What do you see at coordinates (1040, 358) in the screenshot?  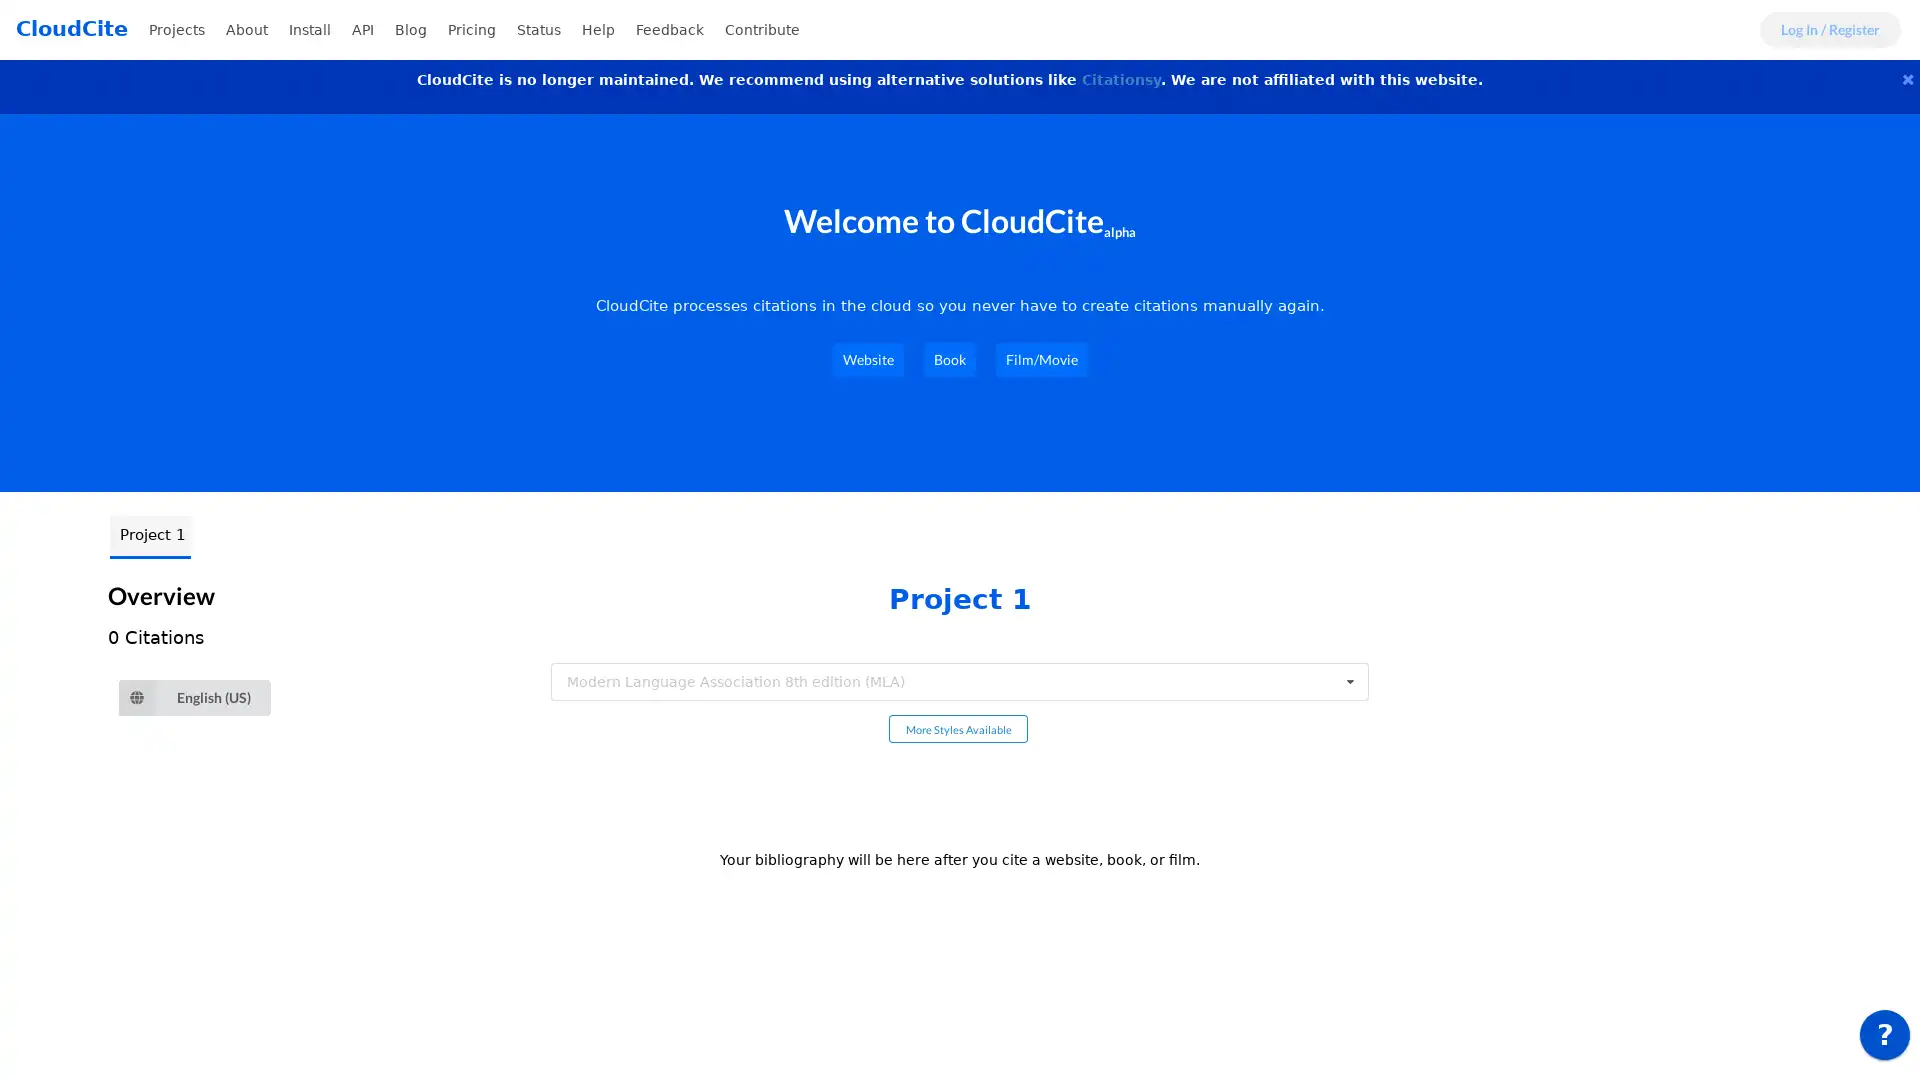 I see `Film/Movie` at bounding box center [1040, 358].